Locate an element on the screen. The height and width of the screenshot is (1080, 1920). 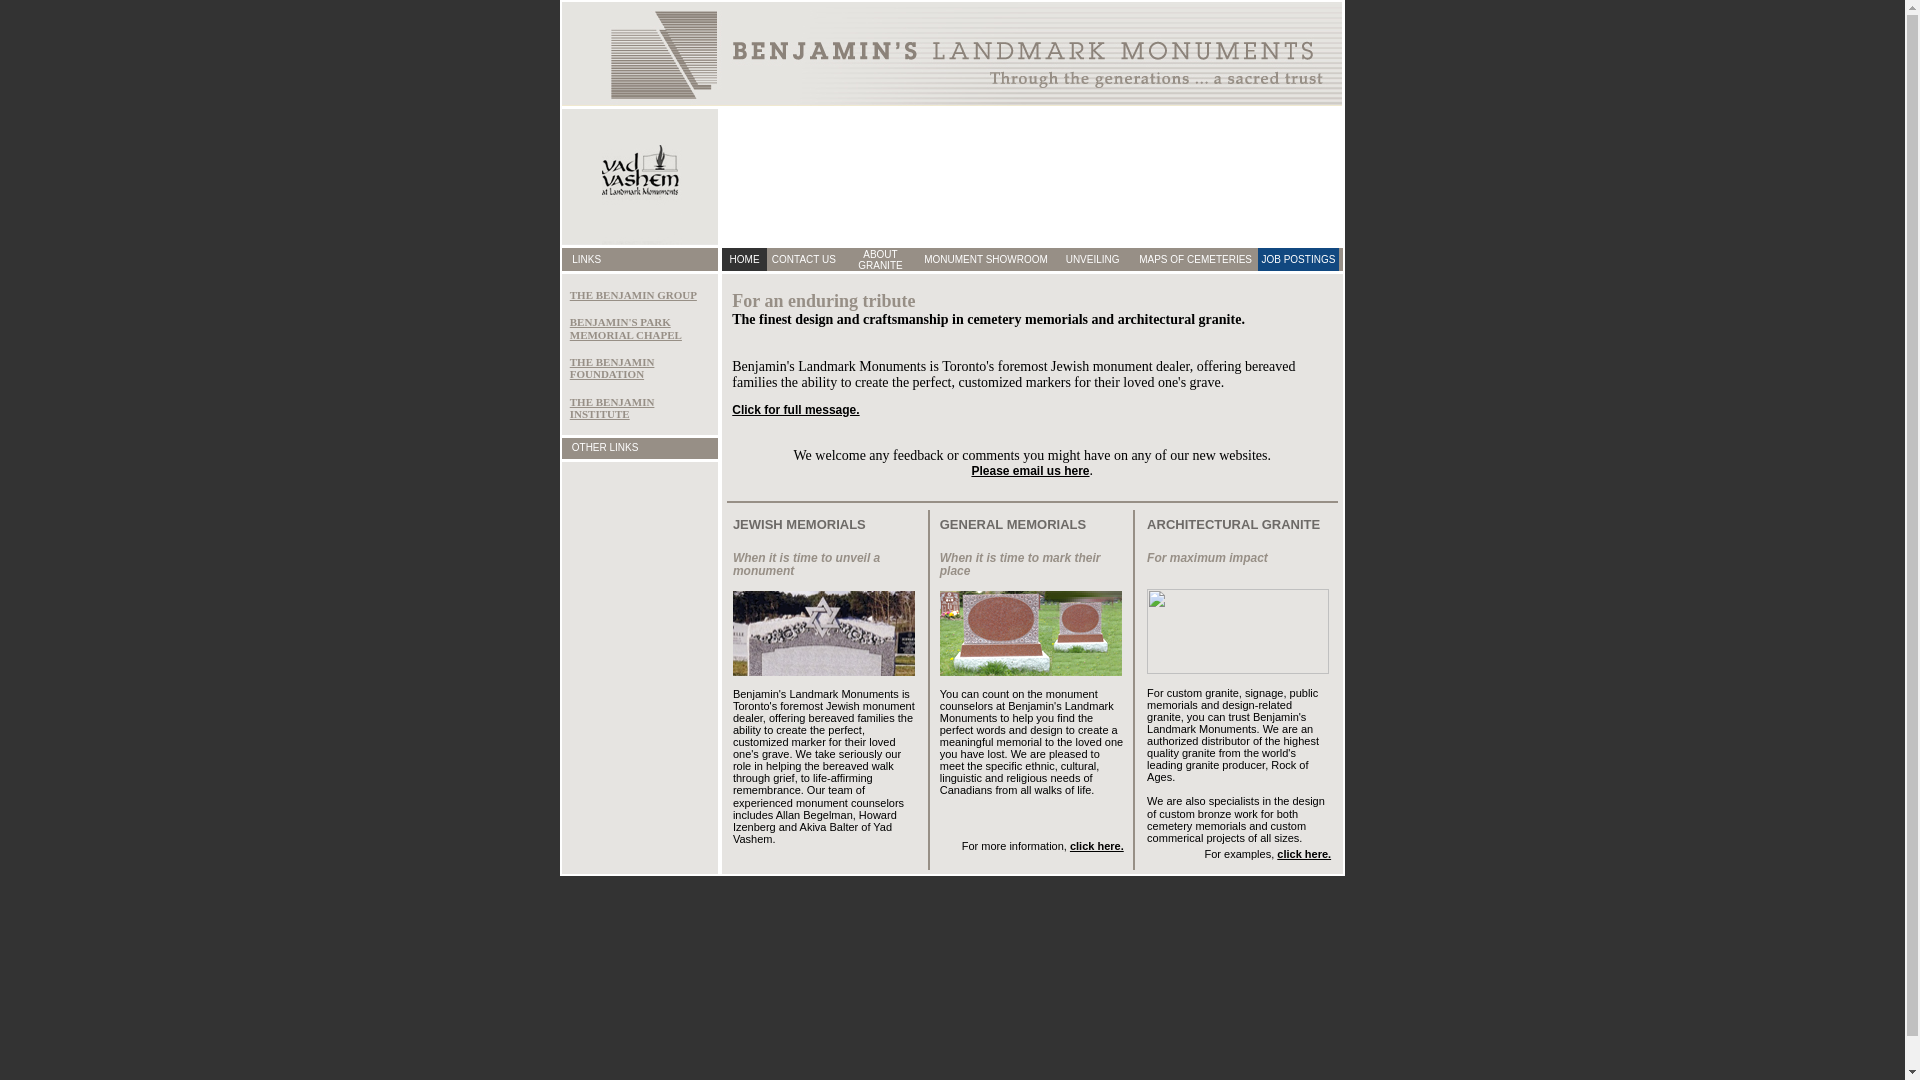
'MAPS OF CEMETERIES' is located at coordinates (1195, 258).